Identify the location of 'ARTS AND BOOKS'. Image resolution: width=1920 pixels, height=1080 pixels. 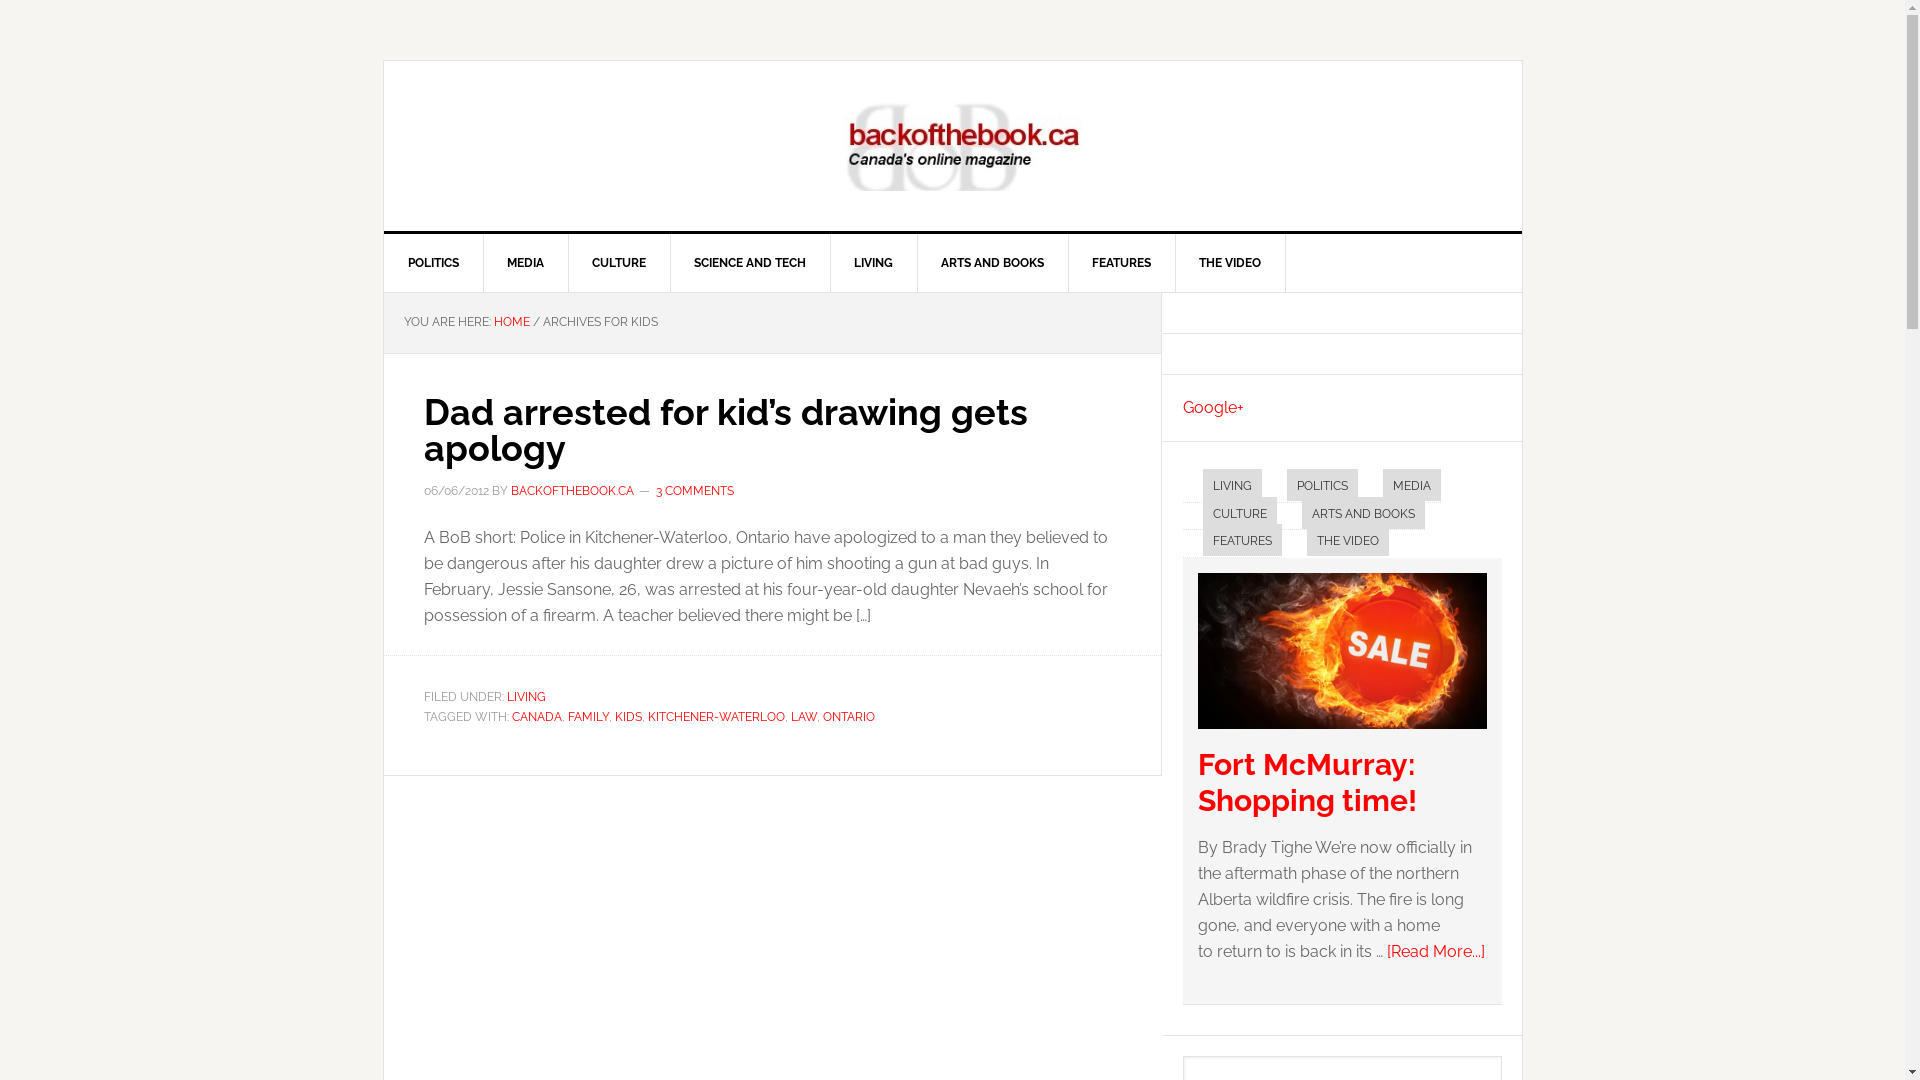
(992, 261).